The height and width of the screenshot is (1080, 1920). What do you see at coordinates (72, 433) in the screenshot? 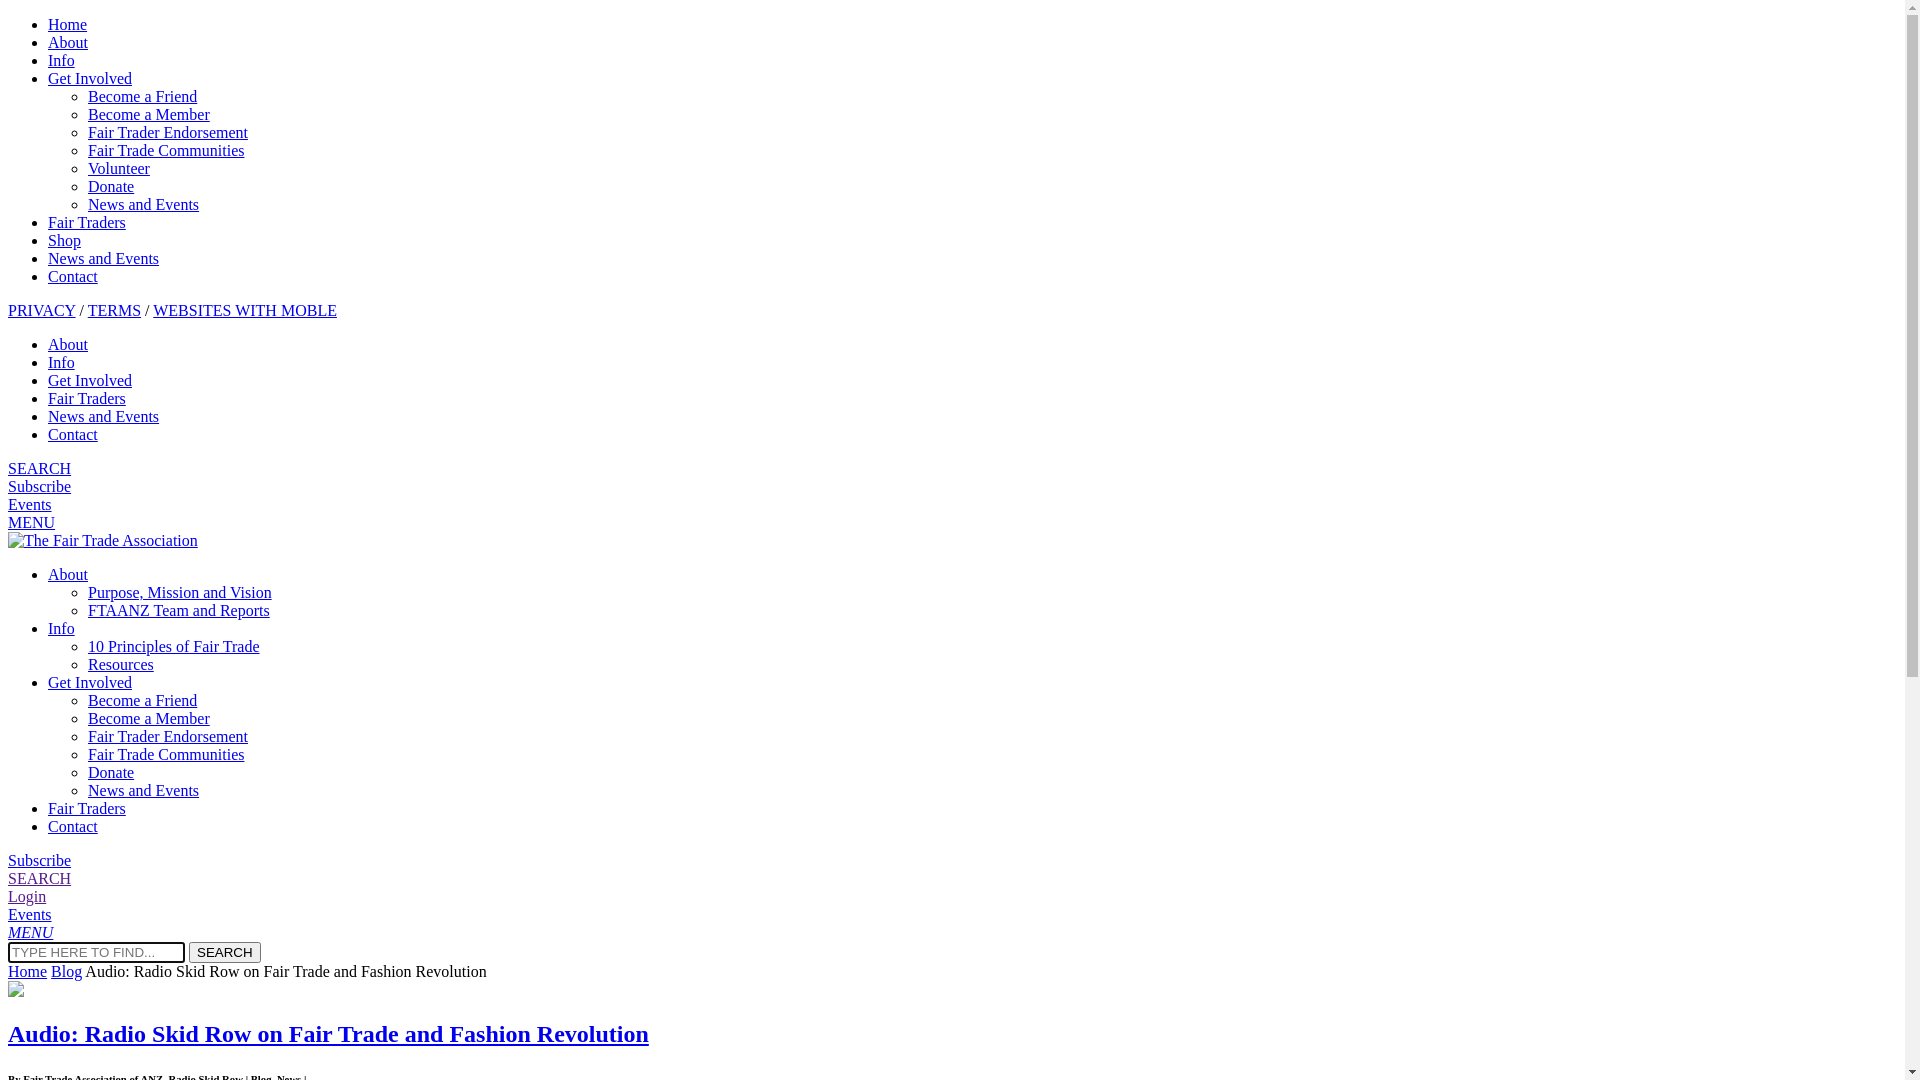
I see `'Contact'` at bounding box center [72, 433].